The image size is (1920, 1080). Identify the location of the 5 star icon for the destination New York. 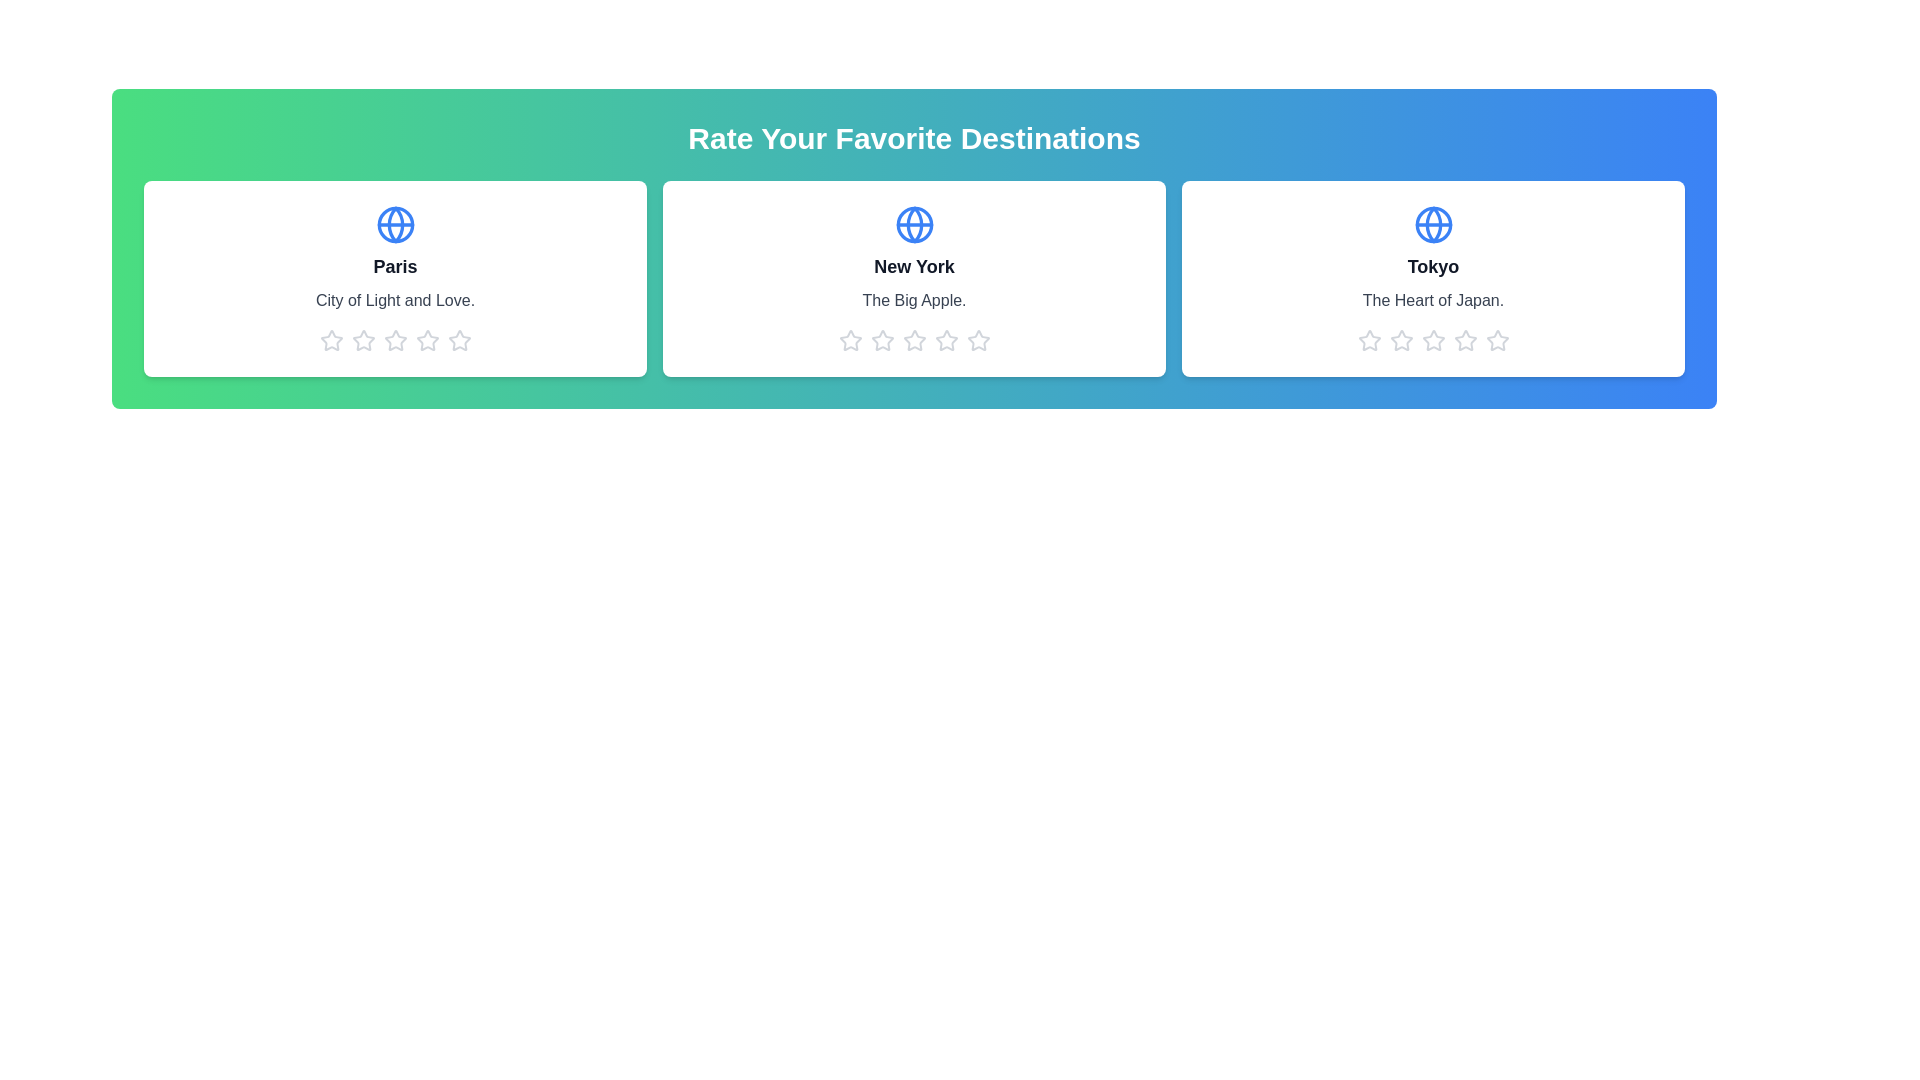
(978, 339).